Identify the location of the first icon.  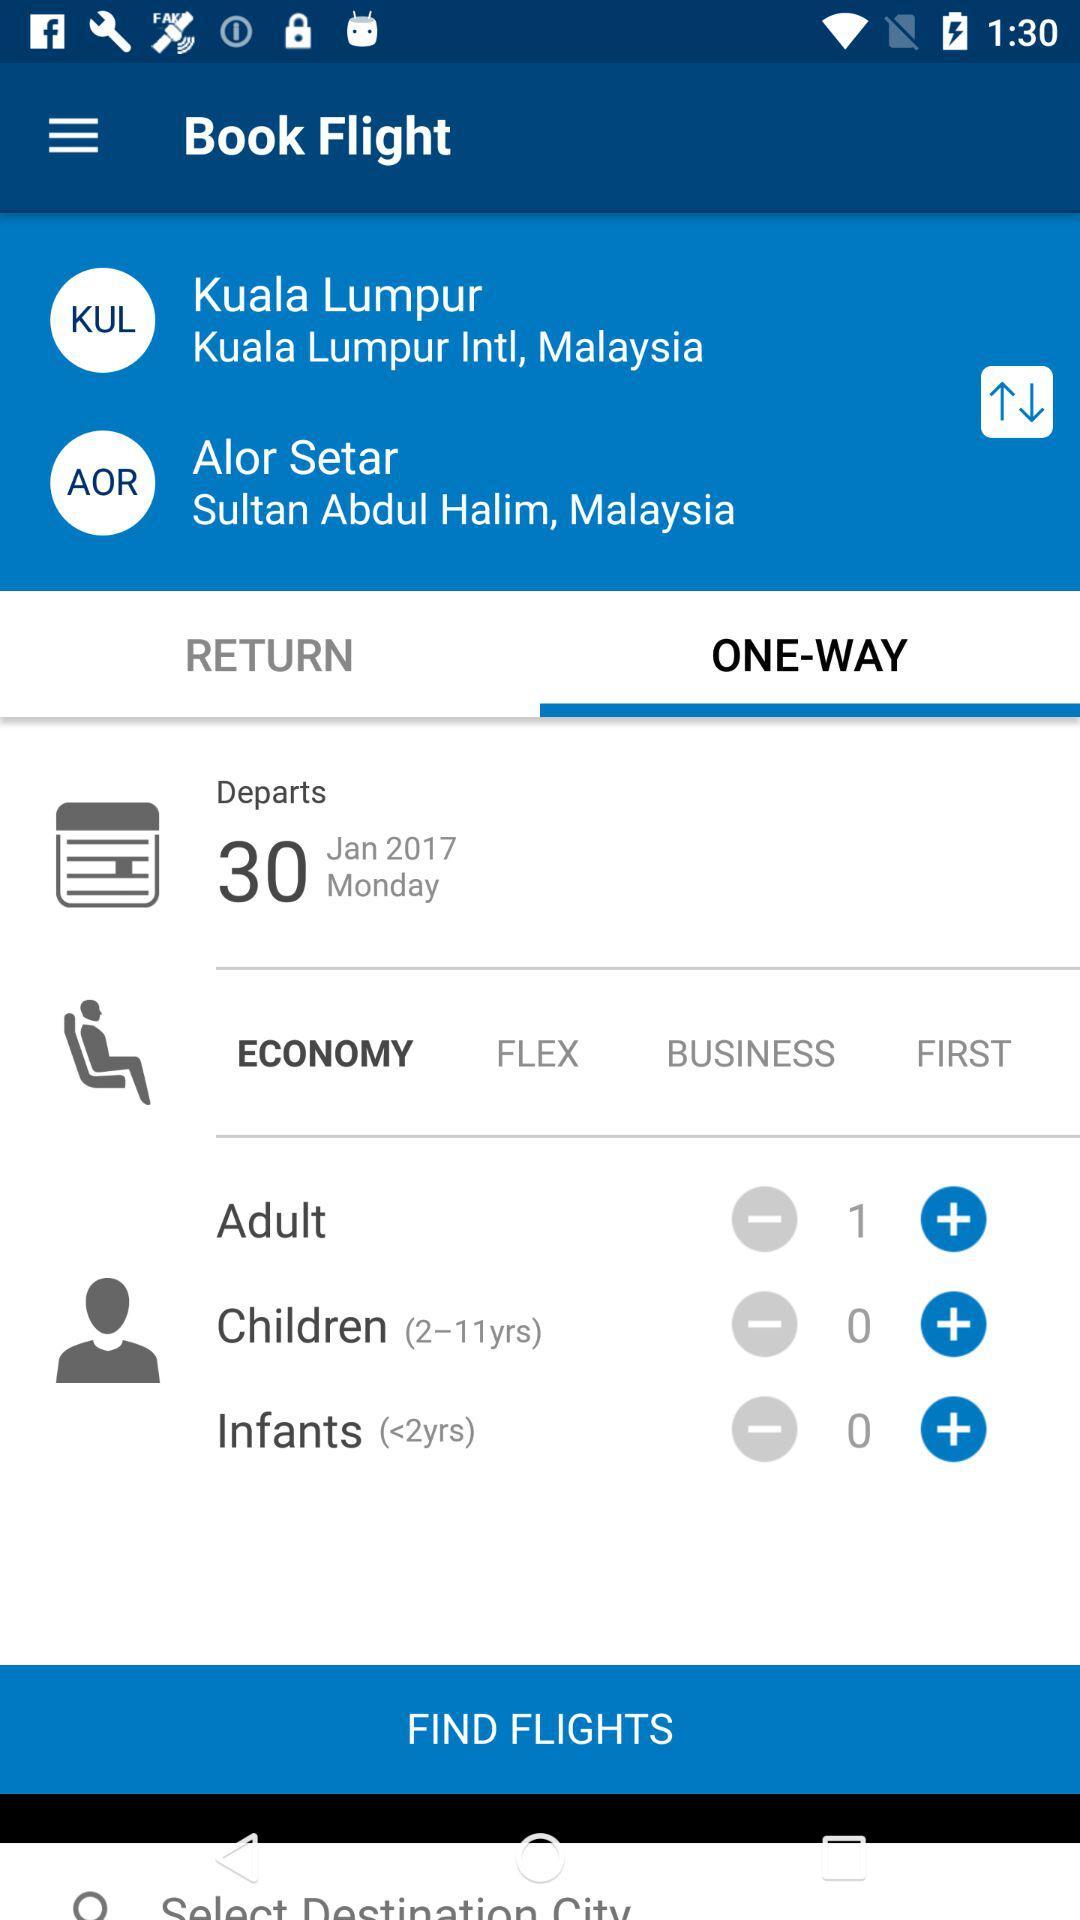
(963, 1051).